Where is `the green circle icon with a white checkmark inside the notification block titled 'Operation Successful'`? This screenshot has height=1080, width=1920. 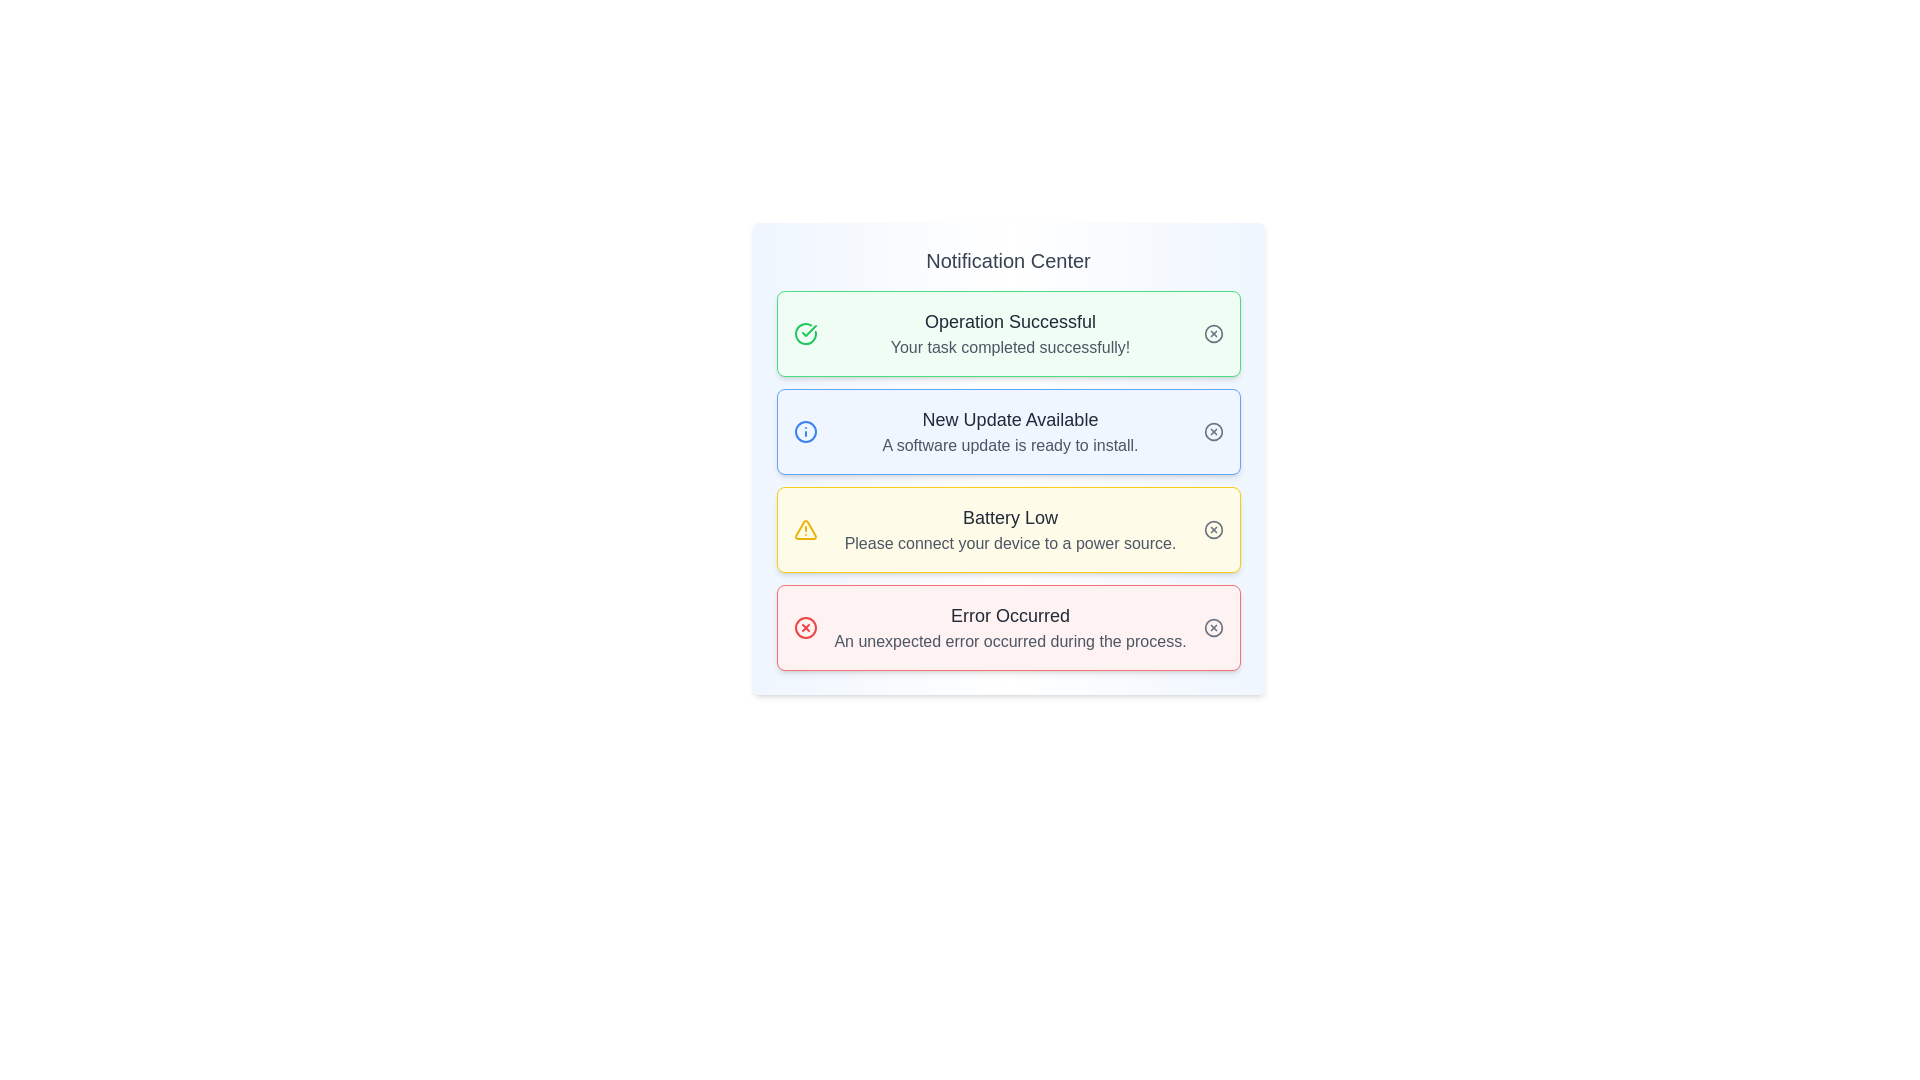 the green circle icon with a white checkmark inside the notification block titled 'Operation Successful' is located at coordinates (805, 333).